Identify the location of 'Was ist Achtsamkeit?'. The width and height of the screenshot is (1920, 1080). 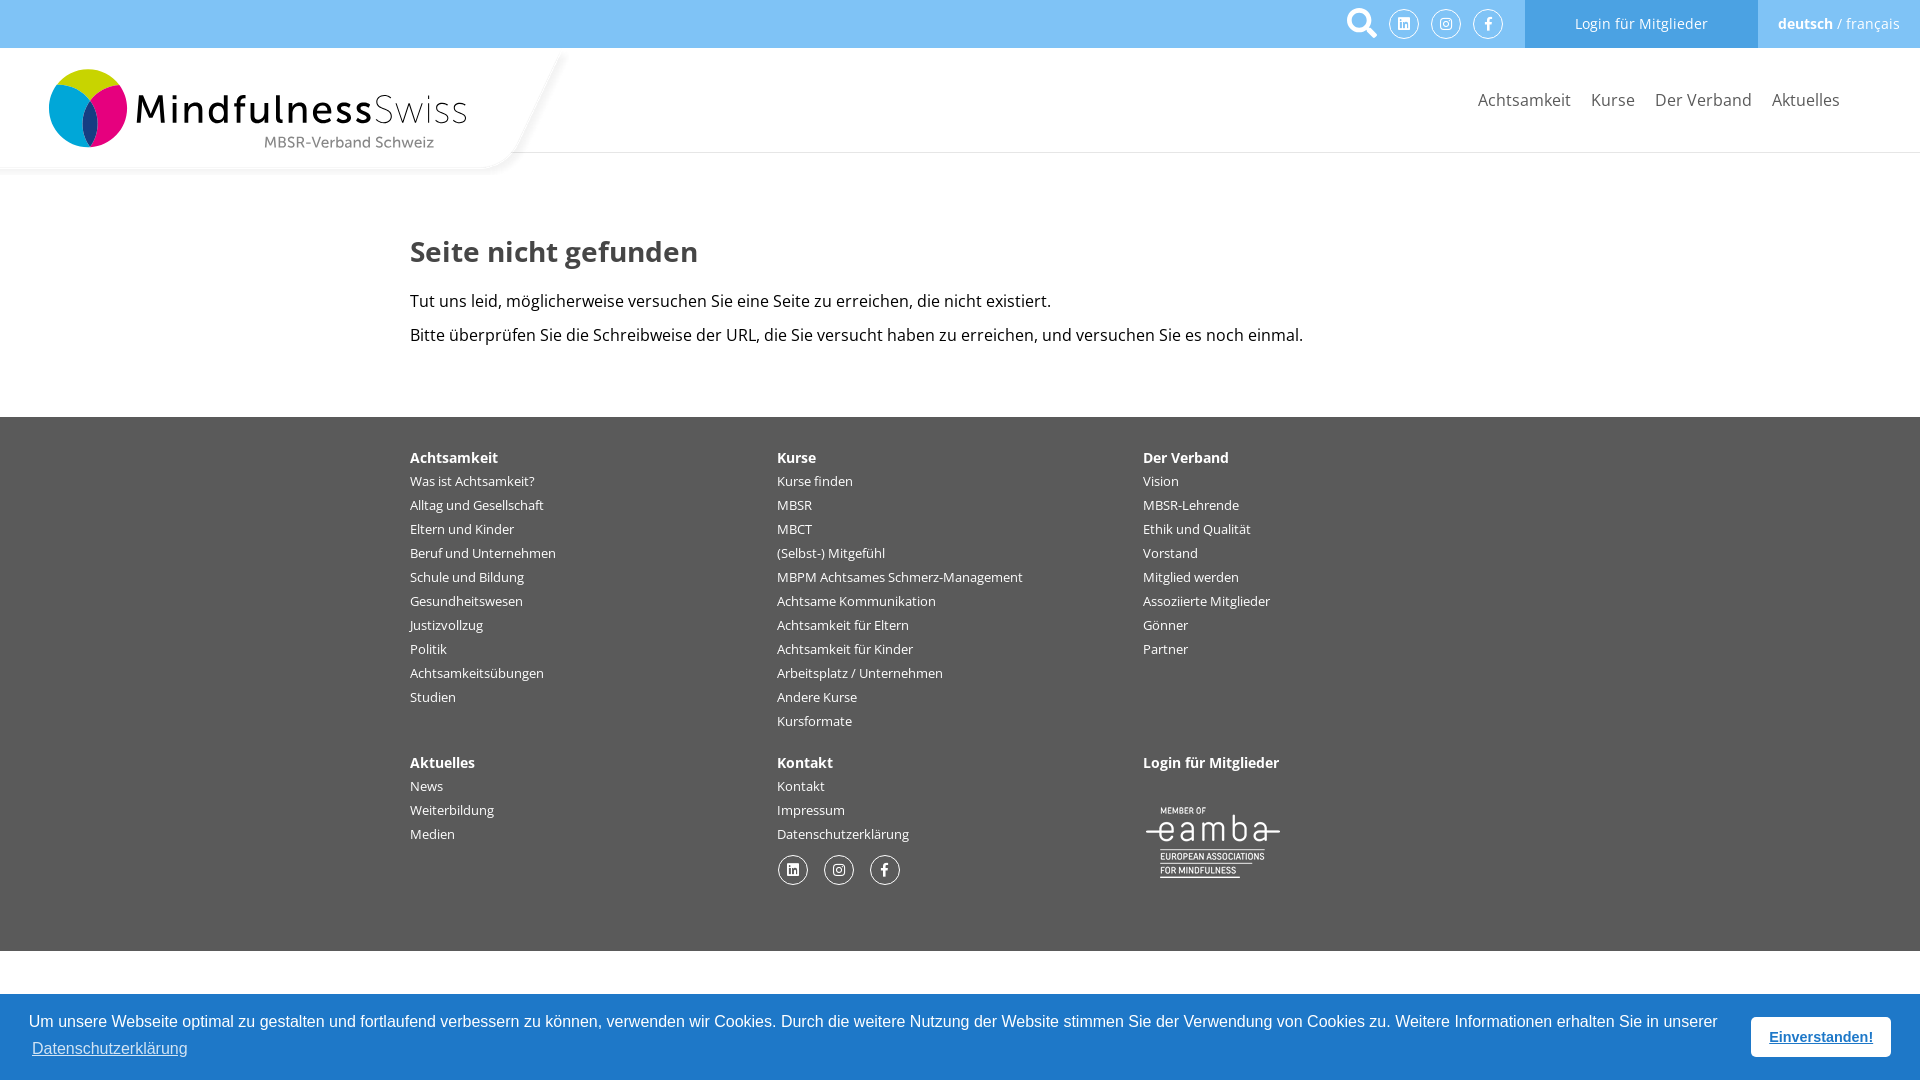
(471, 482).